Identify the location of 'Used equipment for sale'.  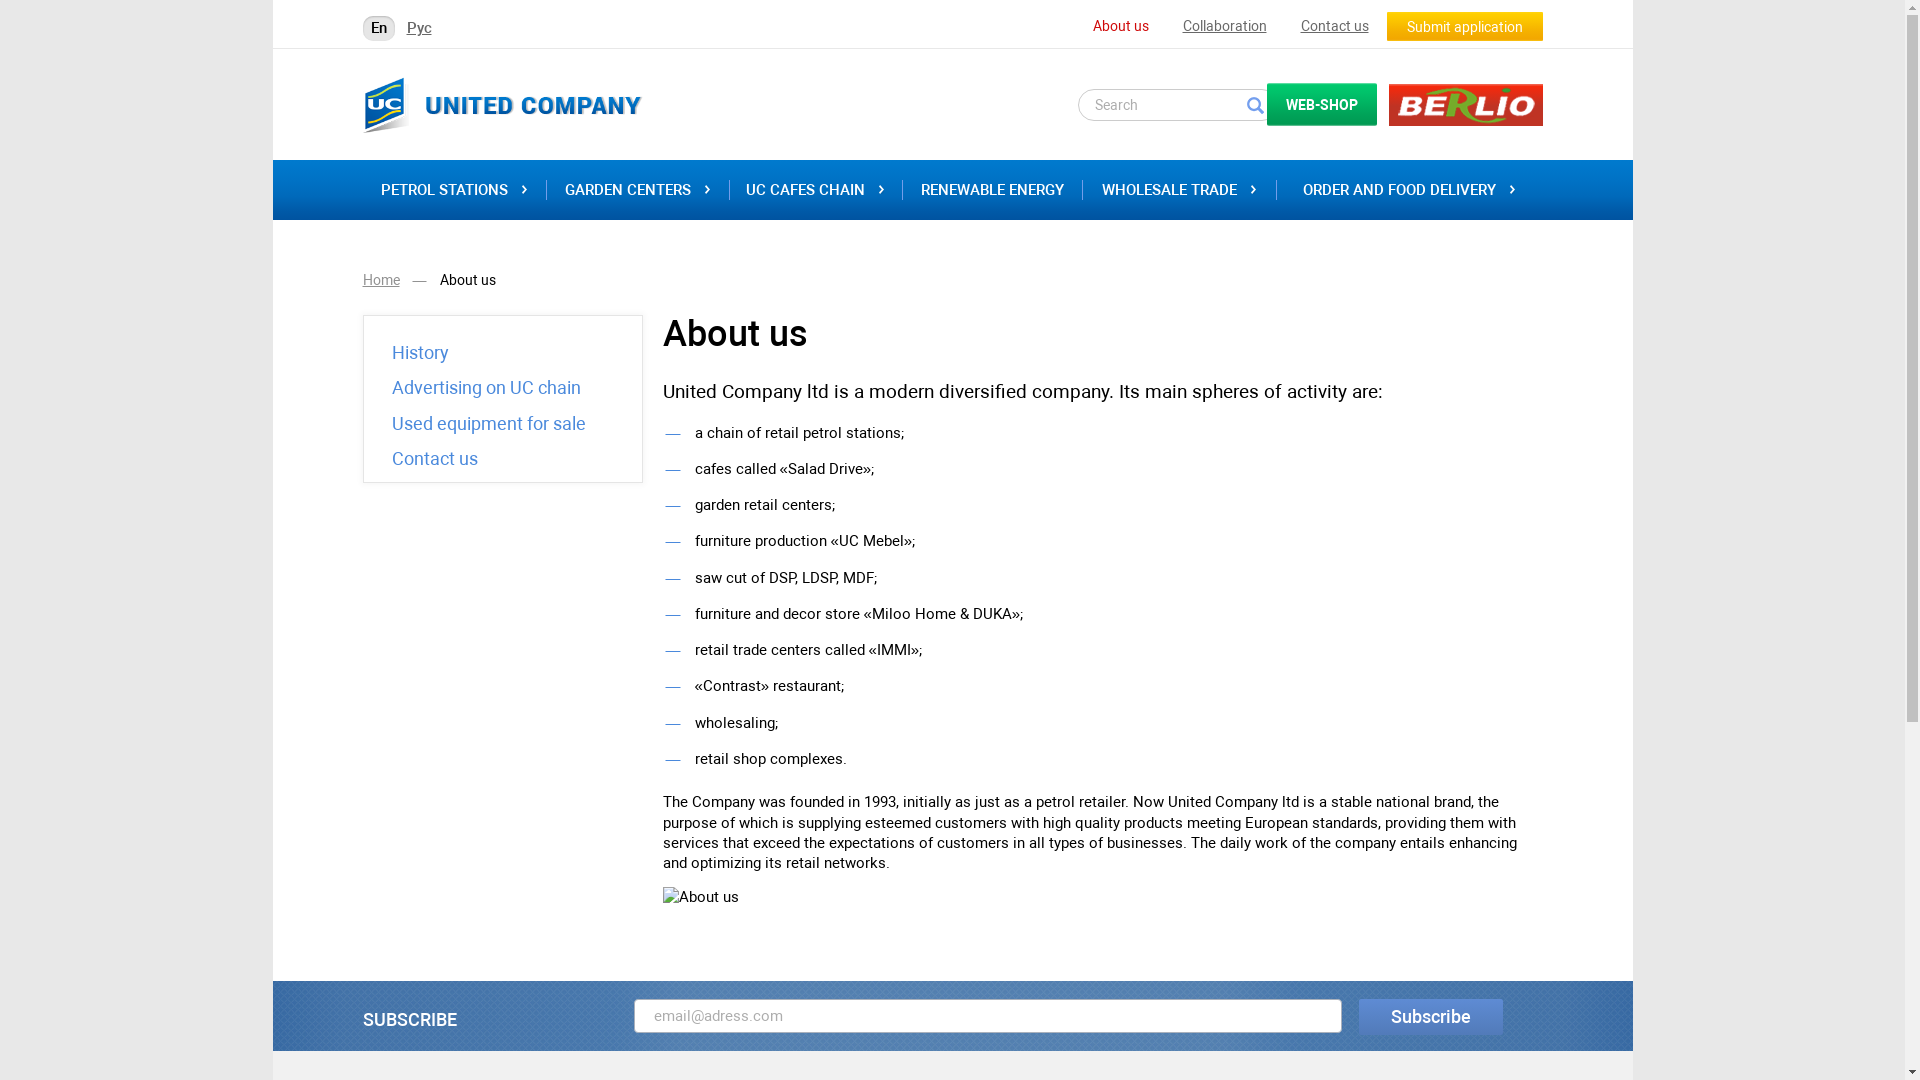
(489, 423).